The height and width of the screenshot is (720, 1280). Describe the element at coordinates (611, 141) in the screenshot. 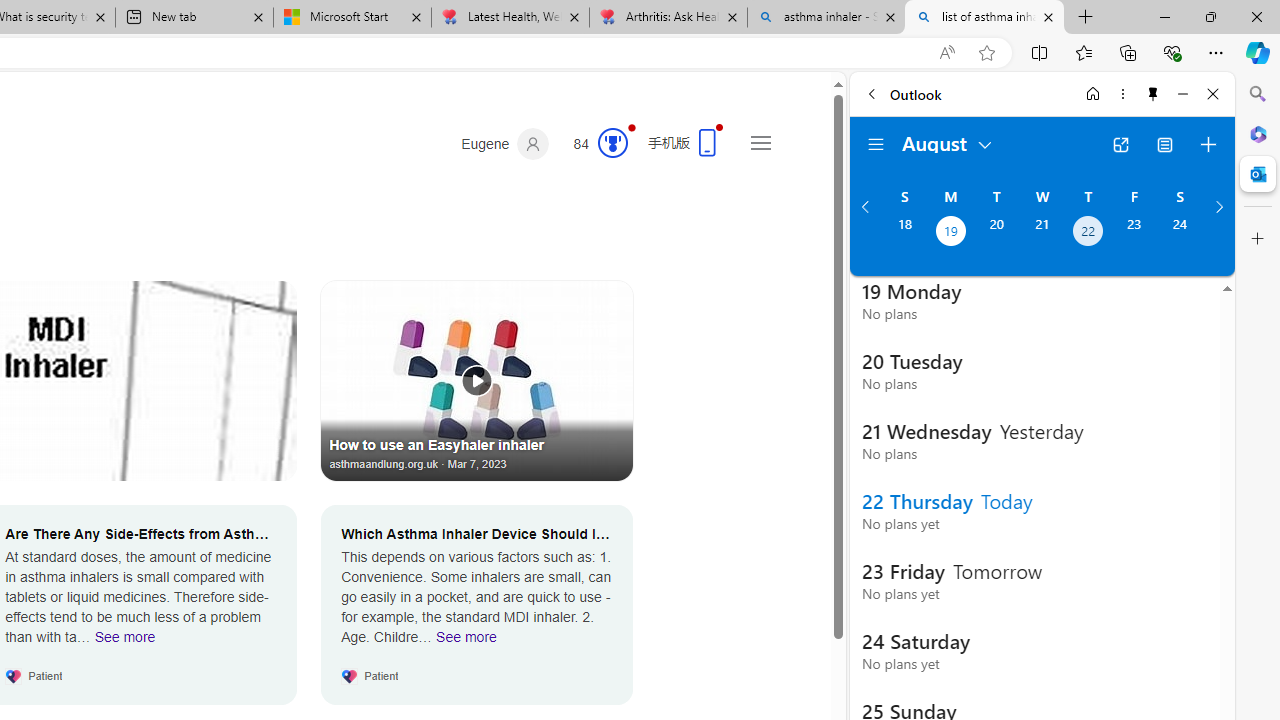

I see `'AutomationID: serp_medal_svg'` at that location.